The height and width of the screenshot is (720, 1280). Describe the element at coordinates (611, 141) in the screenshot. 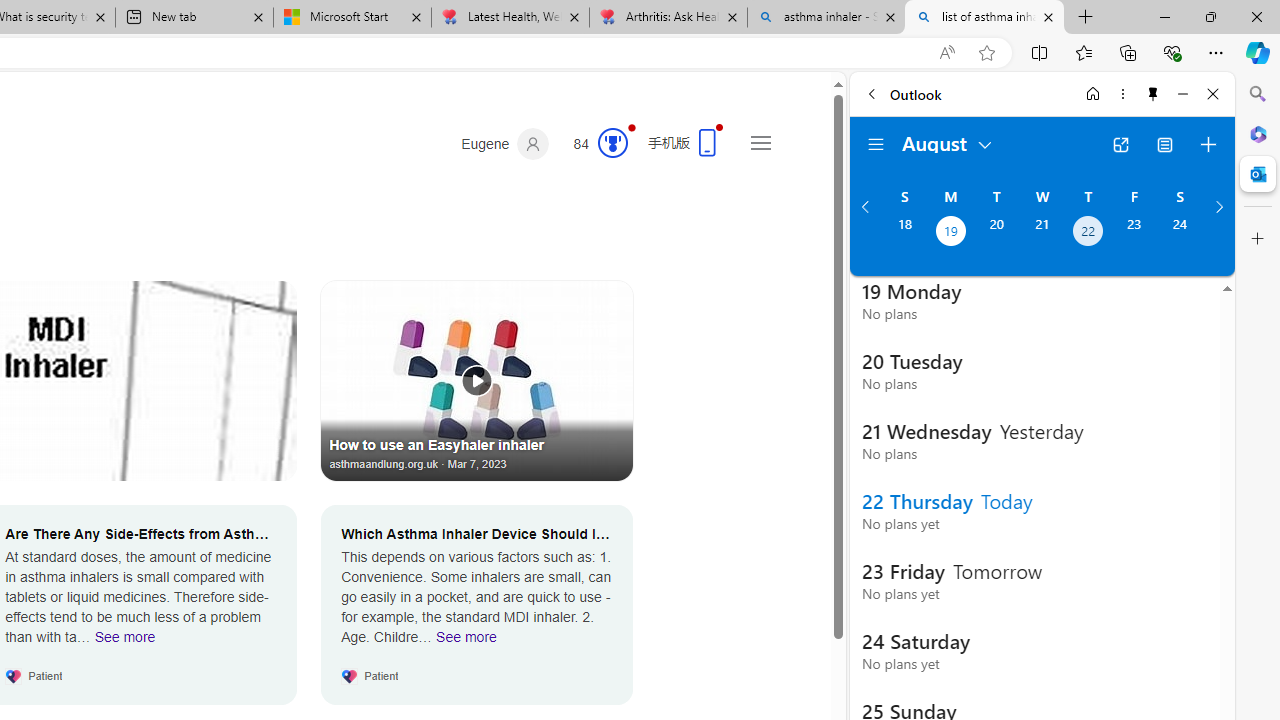

I see `'AutomationID: serp_medal_svg'` at that location.